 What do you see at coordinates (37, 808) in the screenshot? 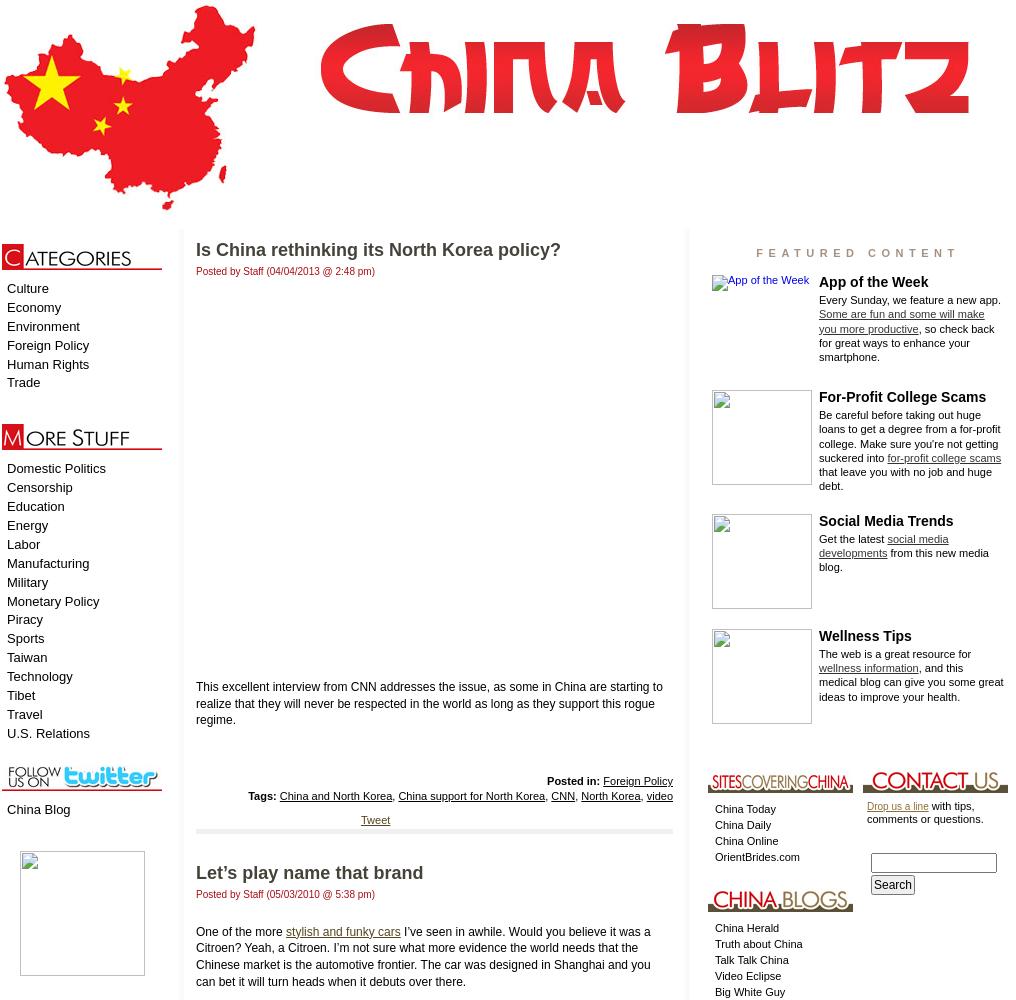
I see `'China Blog'` at bounding box center [37, 808].